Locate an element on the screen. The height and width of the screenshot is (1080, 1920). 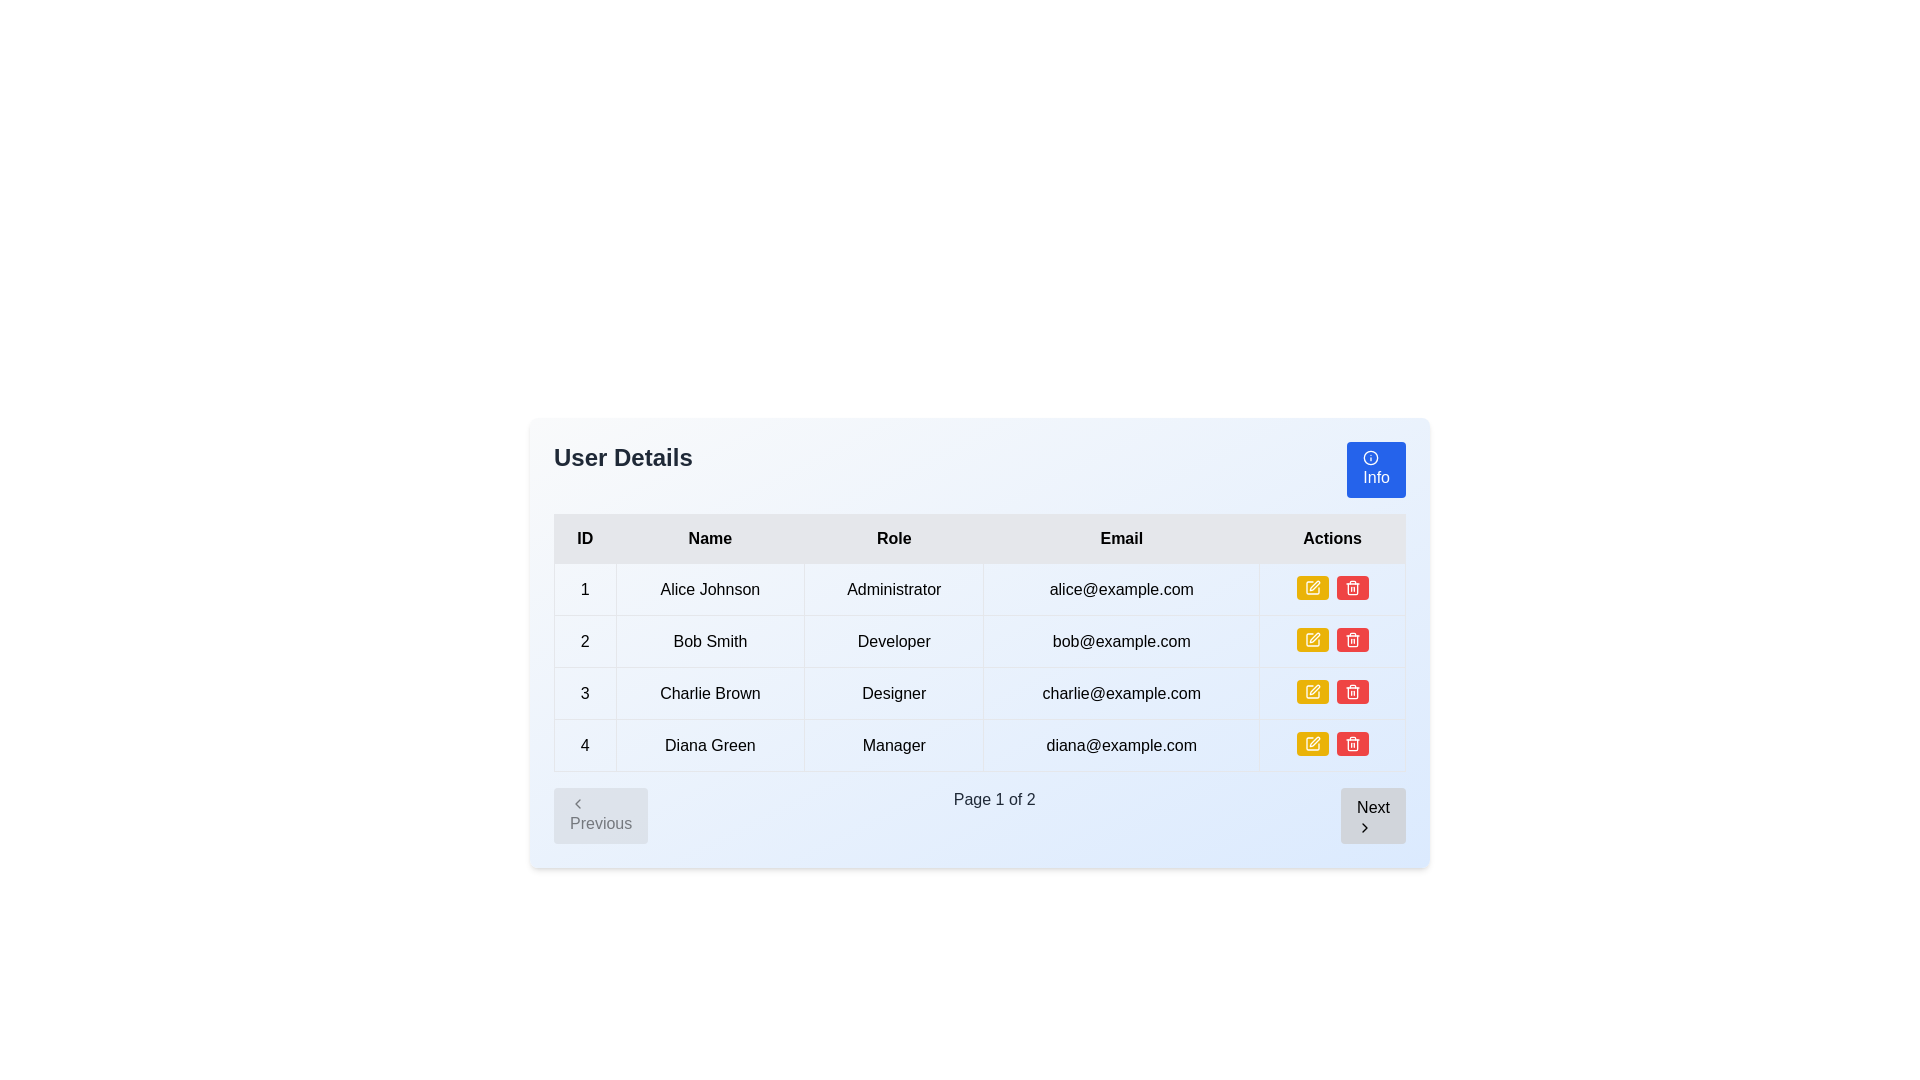
value of the text identifier for the second entry in the user details table, which corresponds to 'Bob Smith' in the 'ID' column is located at coordinates (584, 641).